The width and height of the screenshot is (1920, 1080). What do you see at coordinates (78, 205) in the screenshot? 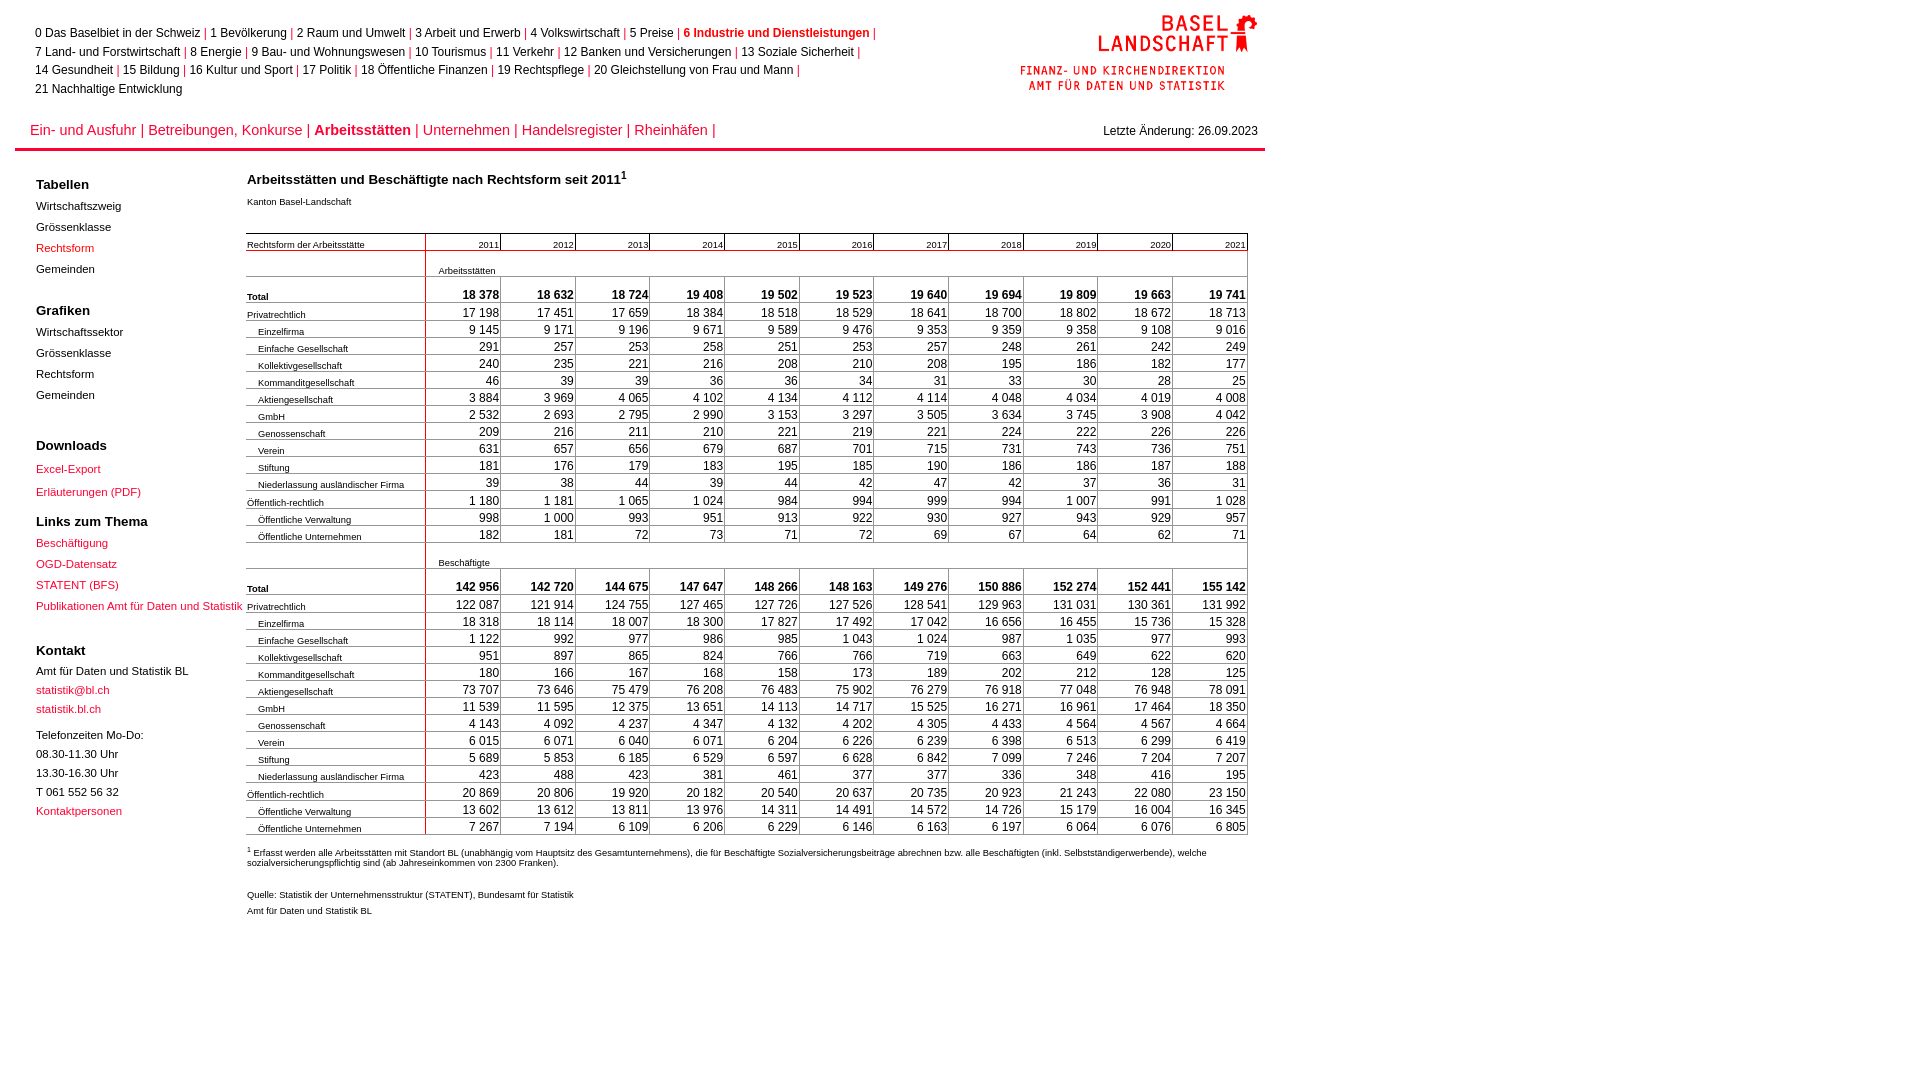
I see `'Wirtschaftszweig'` at bounding box center [78, 205].